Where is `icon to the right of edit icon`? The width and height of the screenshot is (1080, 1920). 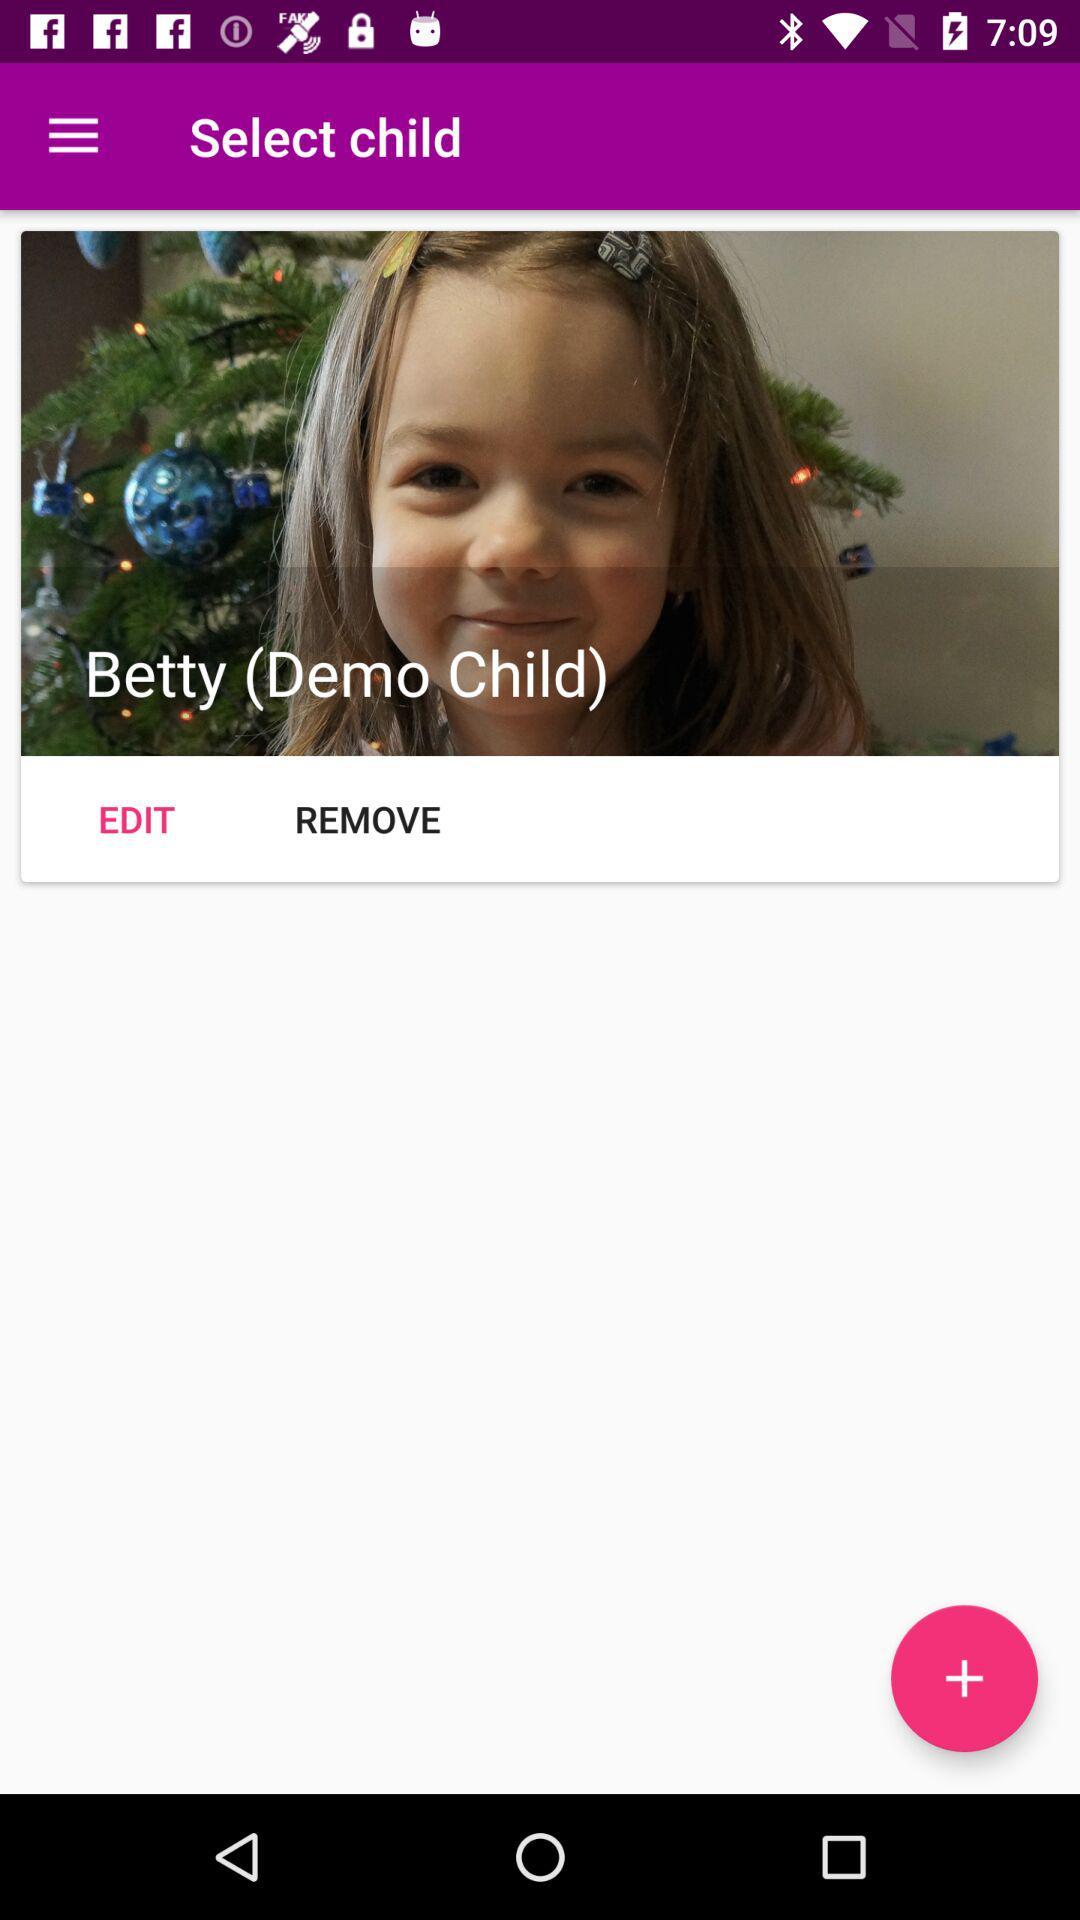 icon to the right of edit icon is located at coordinates (367, 819).